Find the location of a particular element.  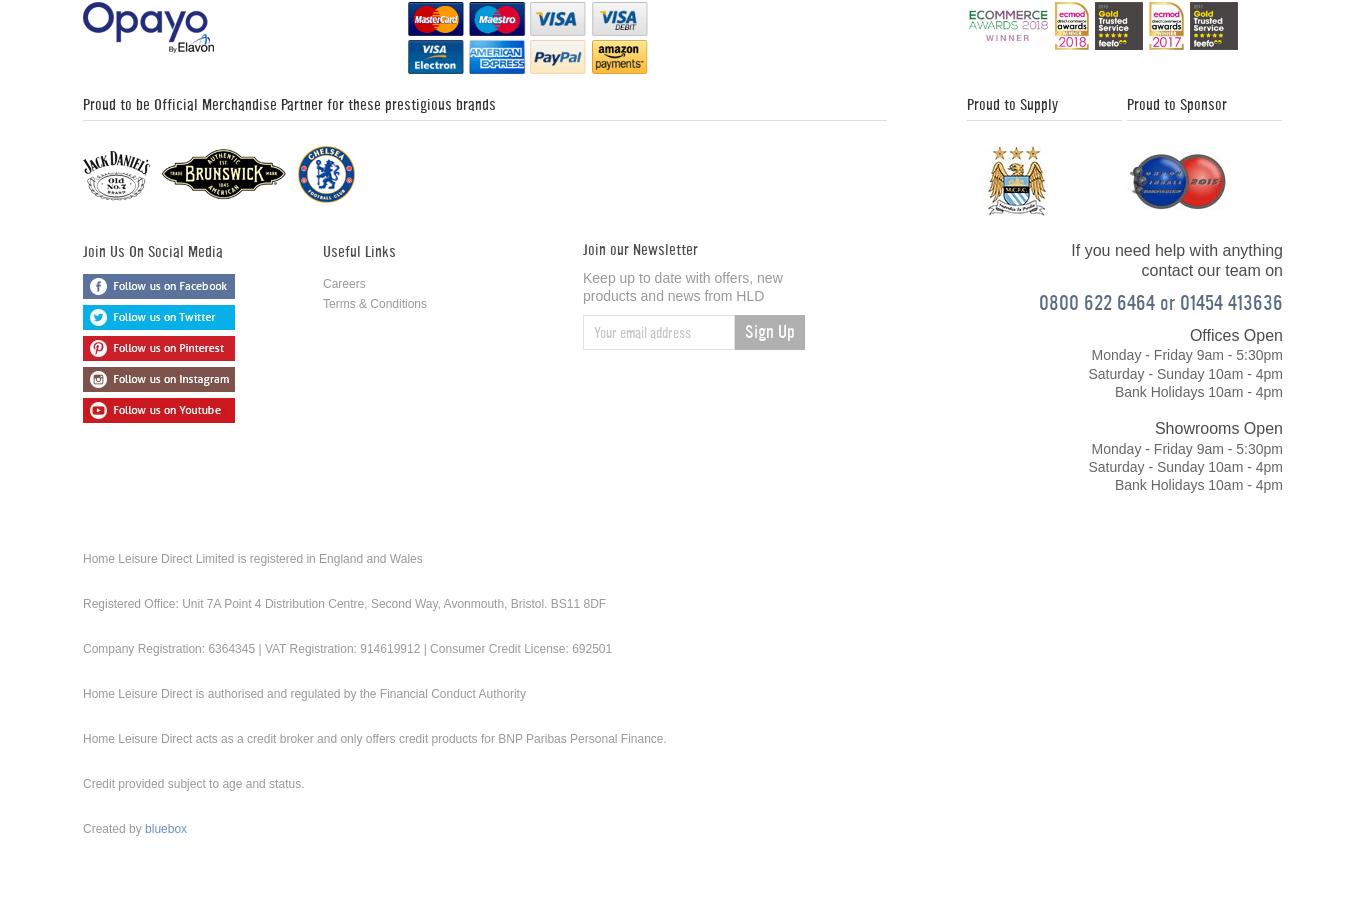

'0800 622 6464 or 01454 413636' is located at coordinates (1160, 301).